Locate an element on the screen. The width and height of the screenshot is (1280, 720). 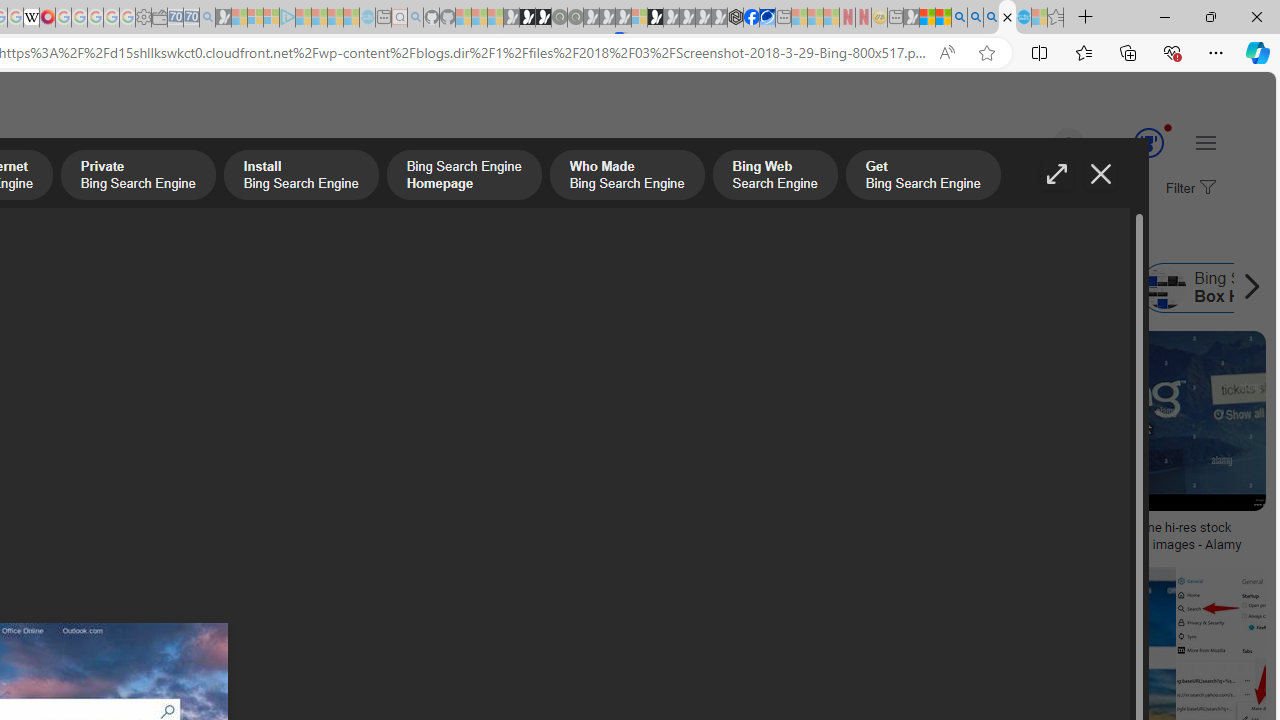
'Settings and quick links' is located at coordinates (1204, 141).